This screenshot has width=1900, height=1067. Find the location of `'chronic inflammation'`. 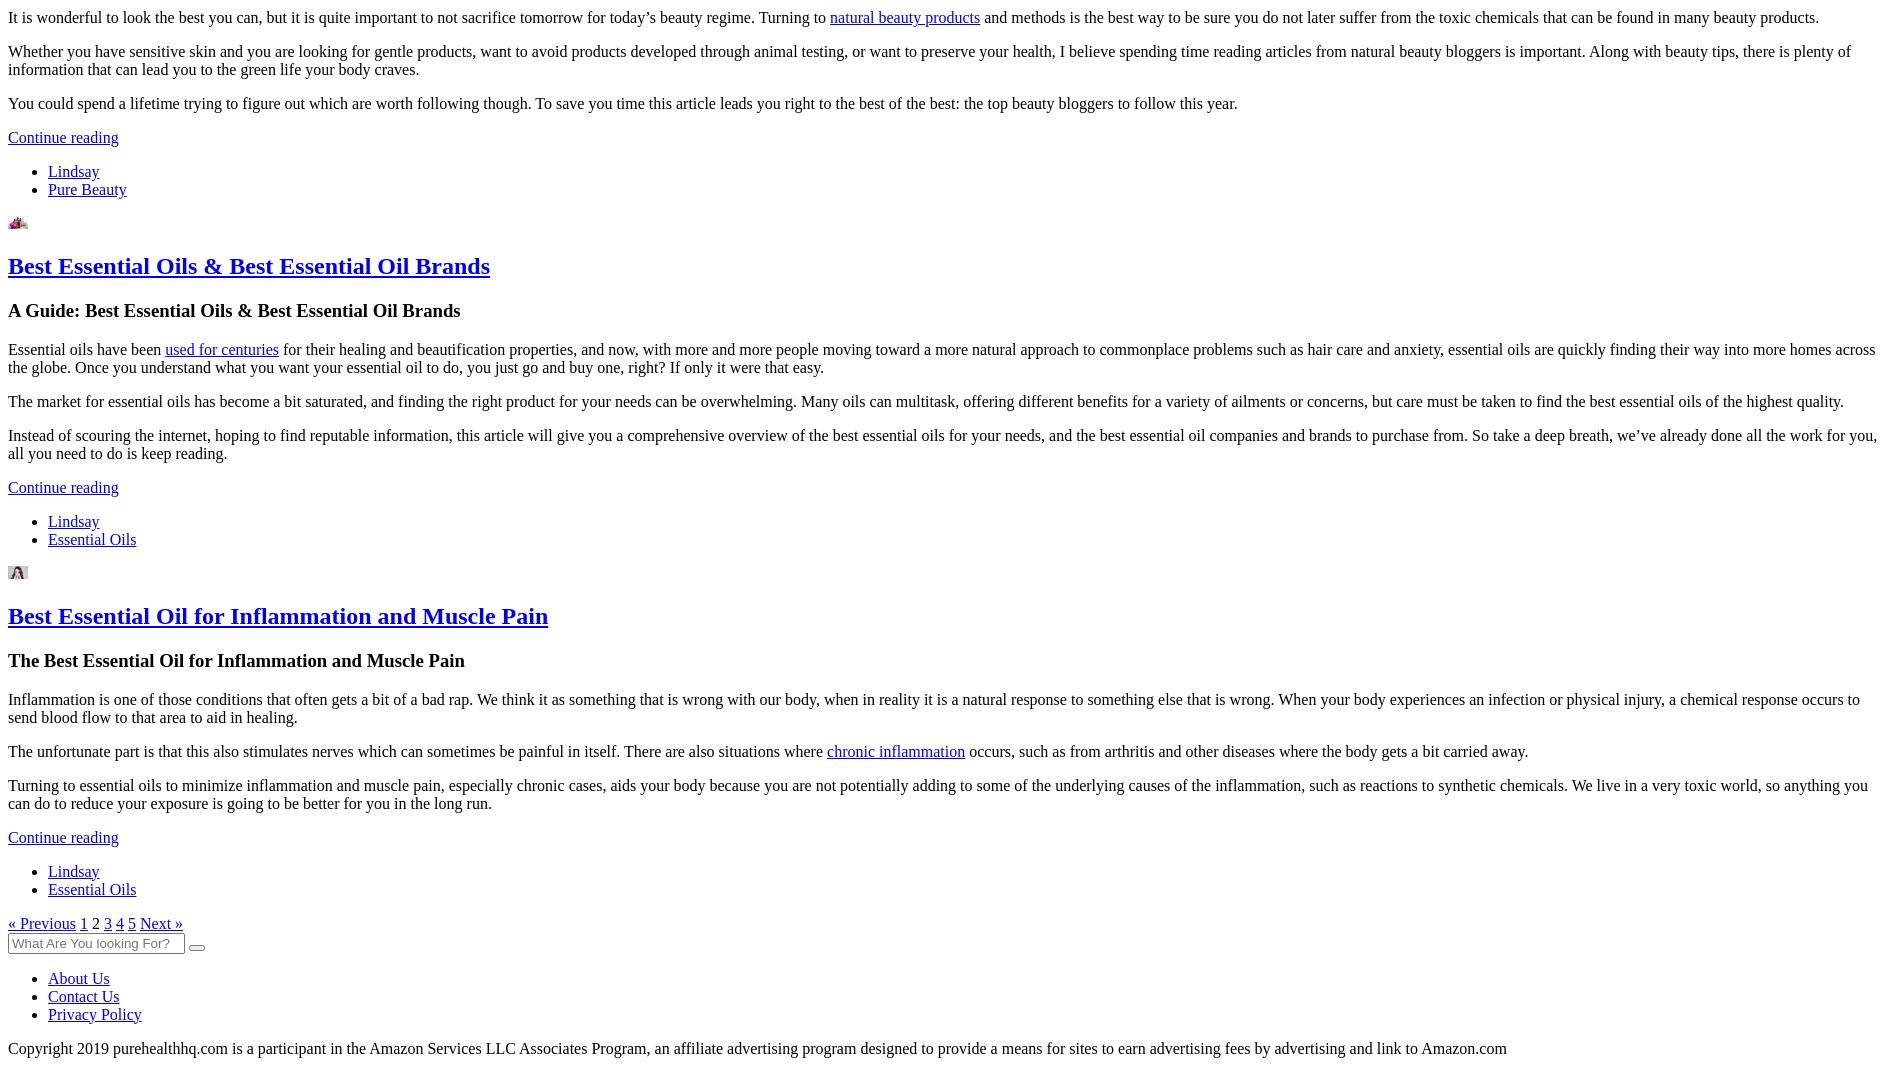

'chronic inflammation' is located at coordinates (826, 749).